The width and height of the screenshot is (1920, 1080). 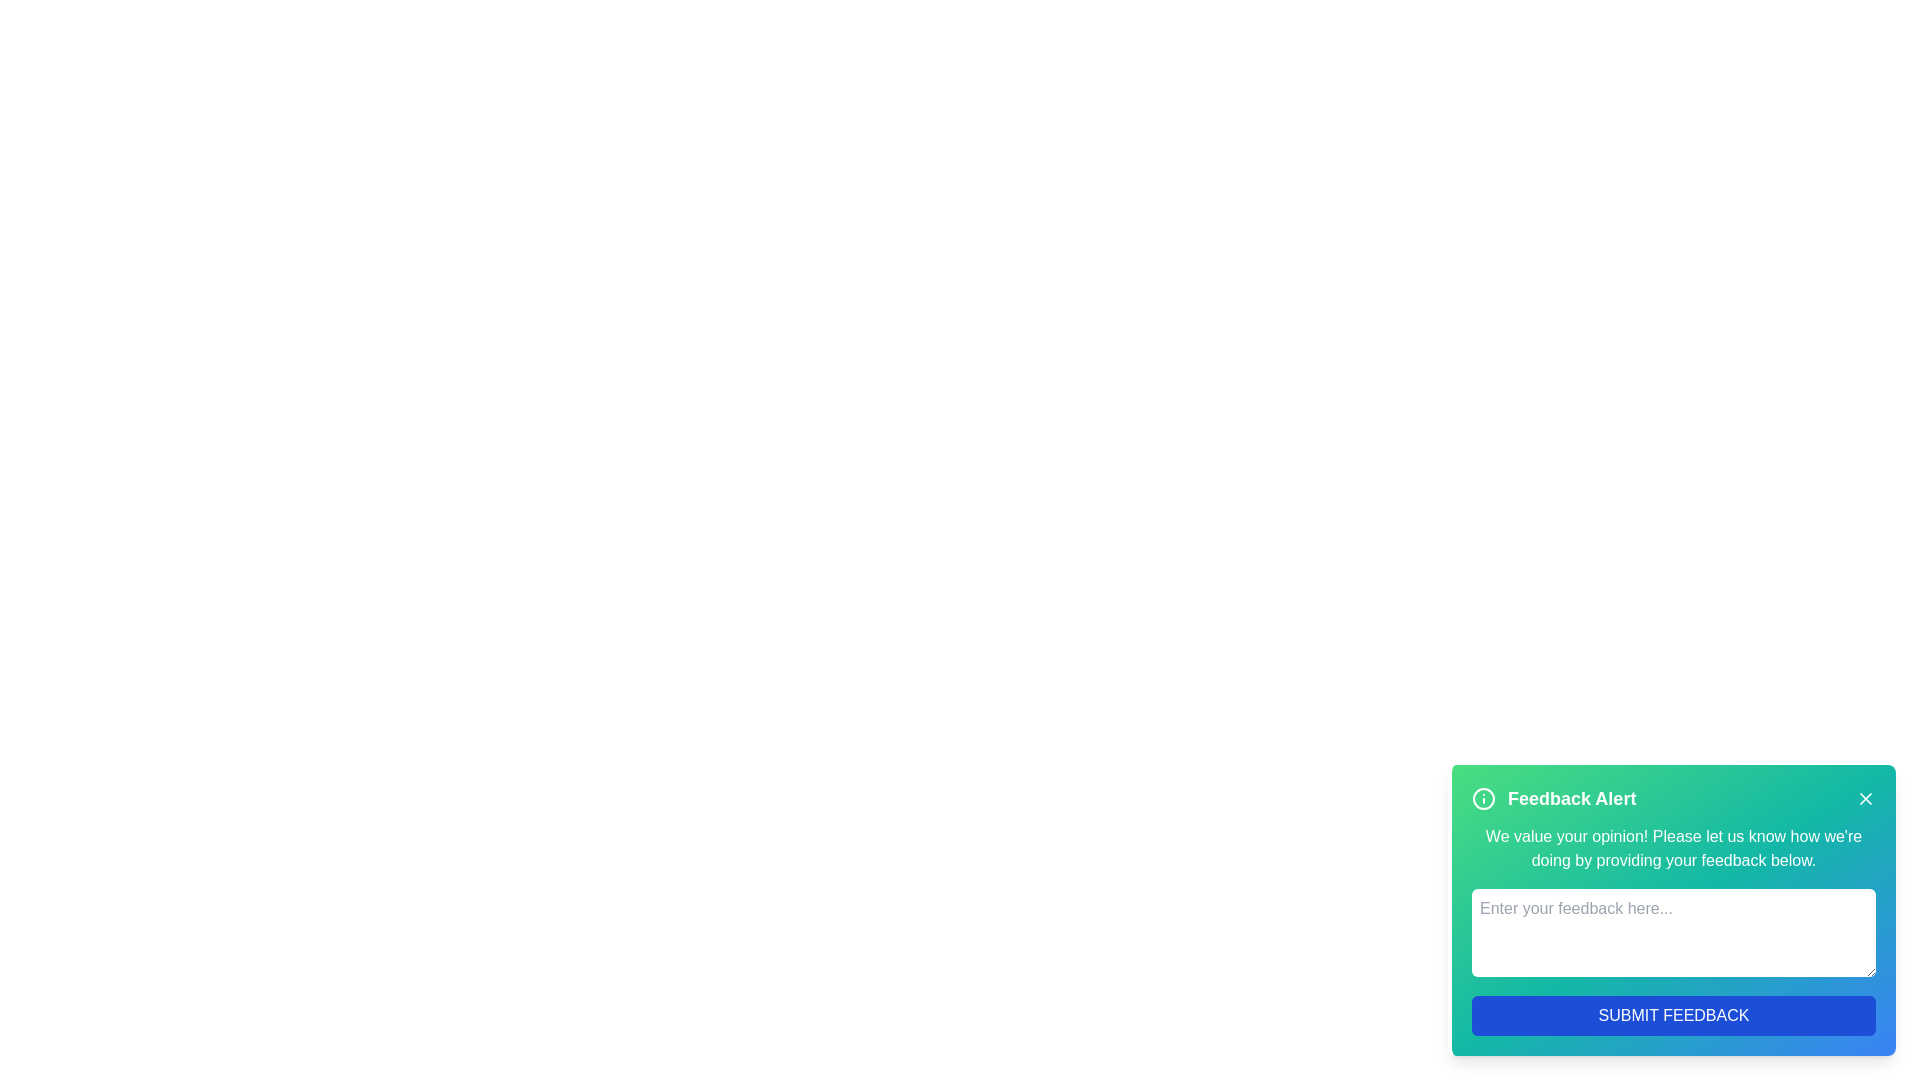 What do you see at coordinates (1674, 933) in the screenshot?
I see `the textarea to focus on it` at bounding box center [1674, 933].